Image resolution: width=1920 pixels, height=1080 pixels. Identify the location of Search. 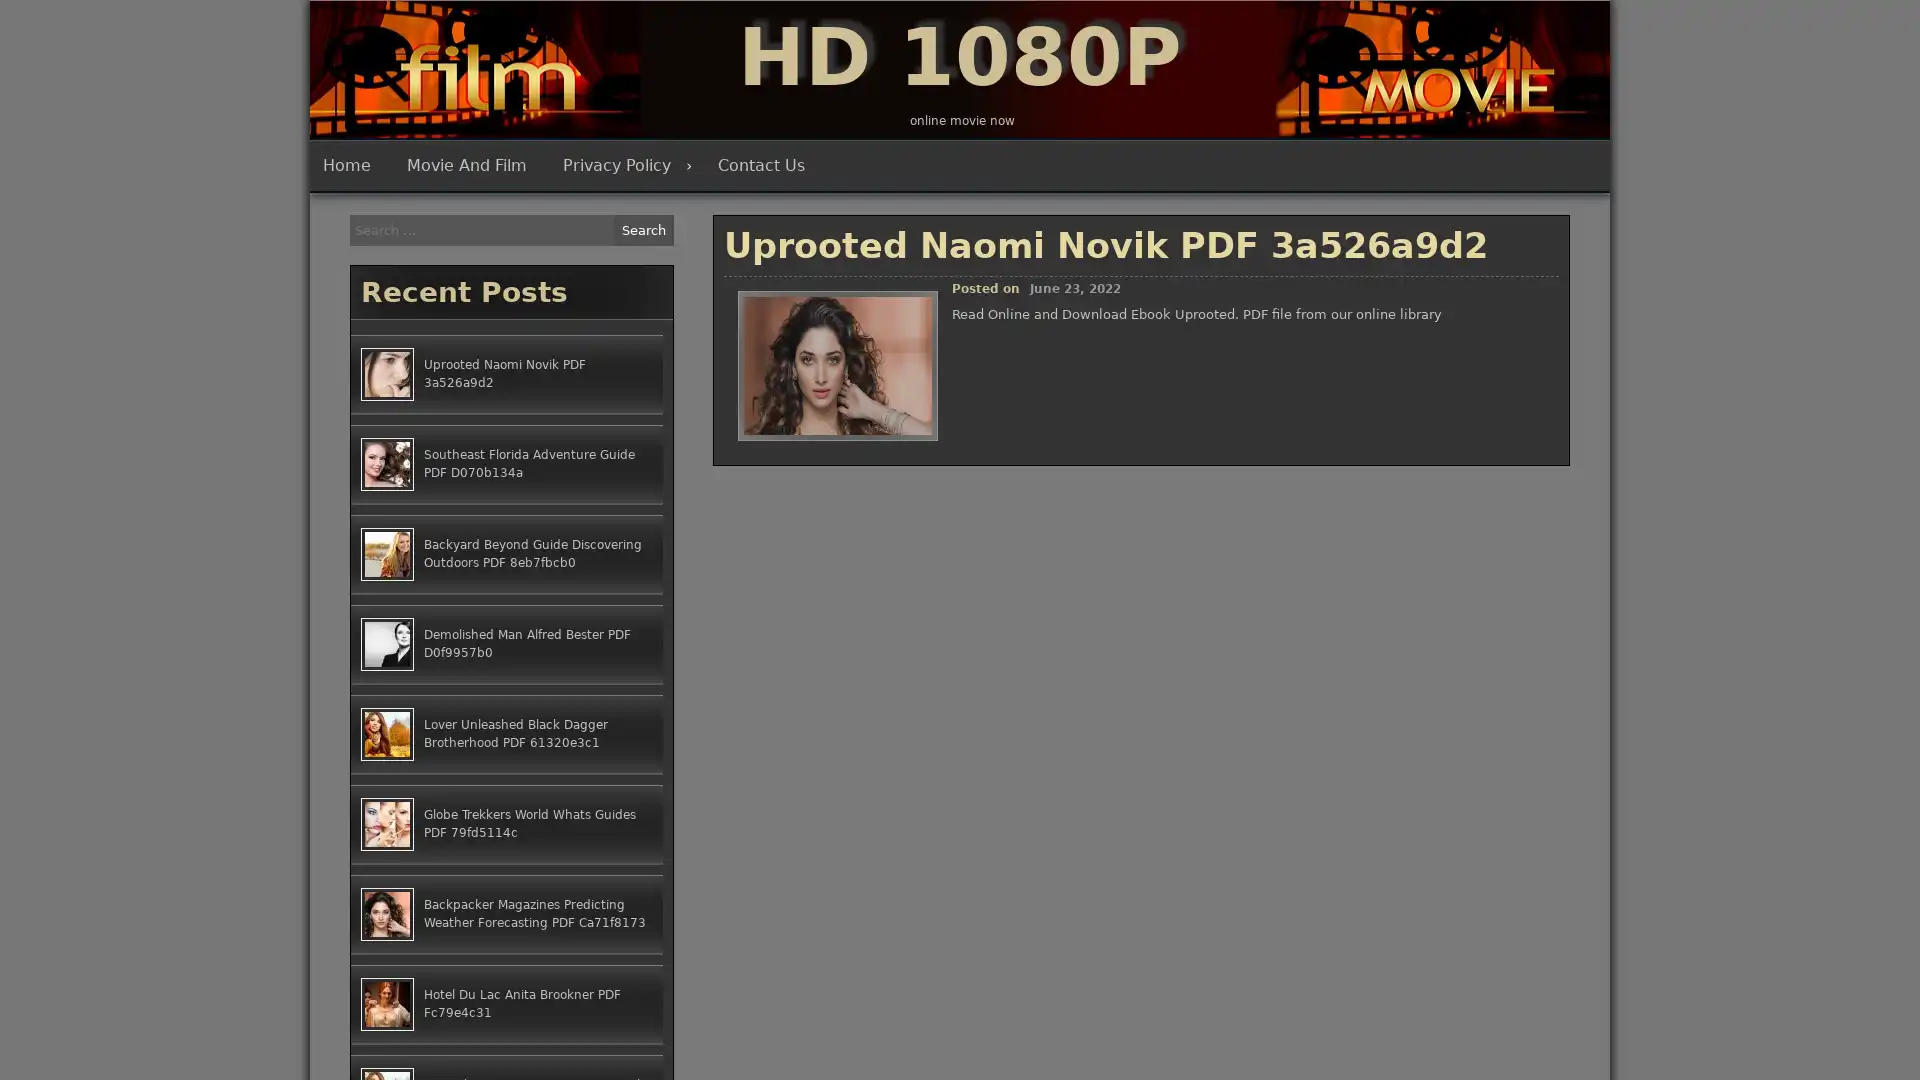
(643, 229).